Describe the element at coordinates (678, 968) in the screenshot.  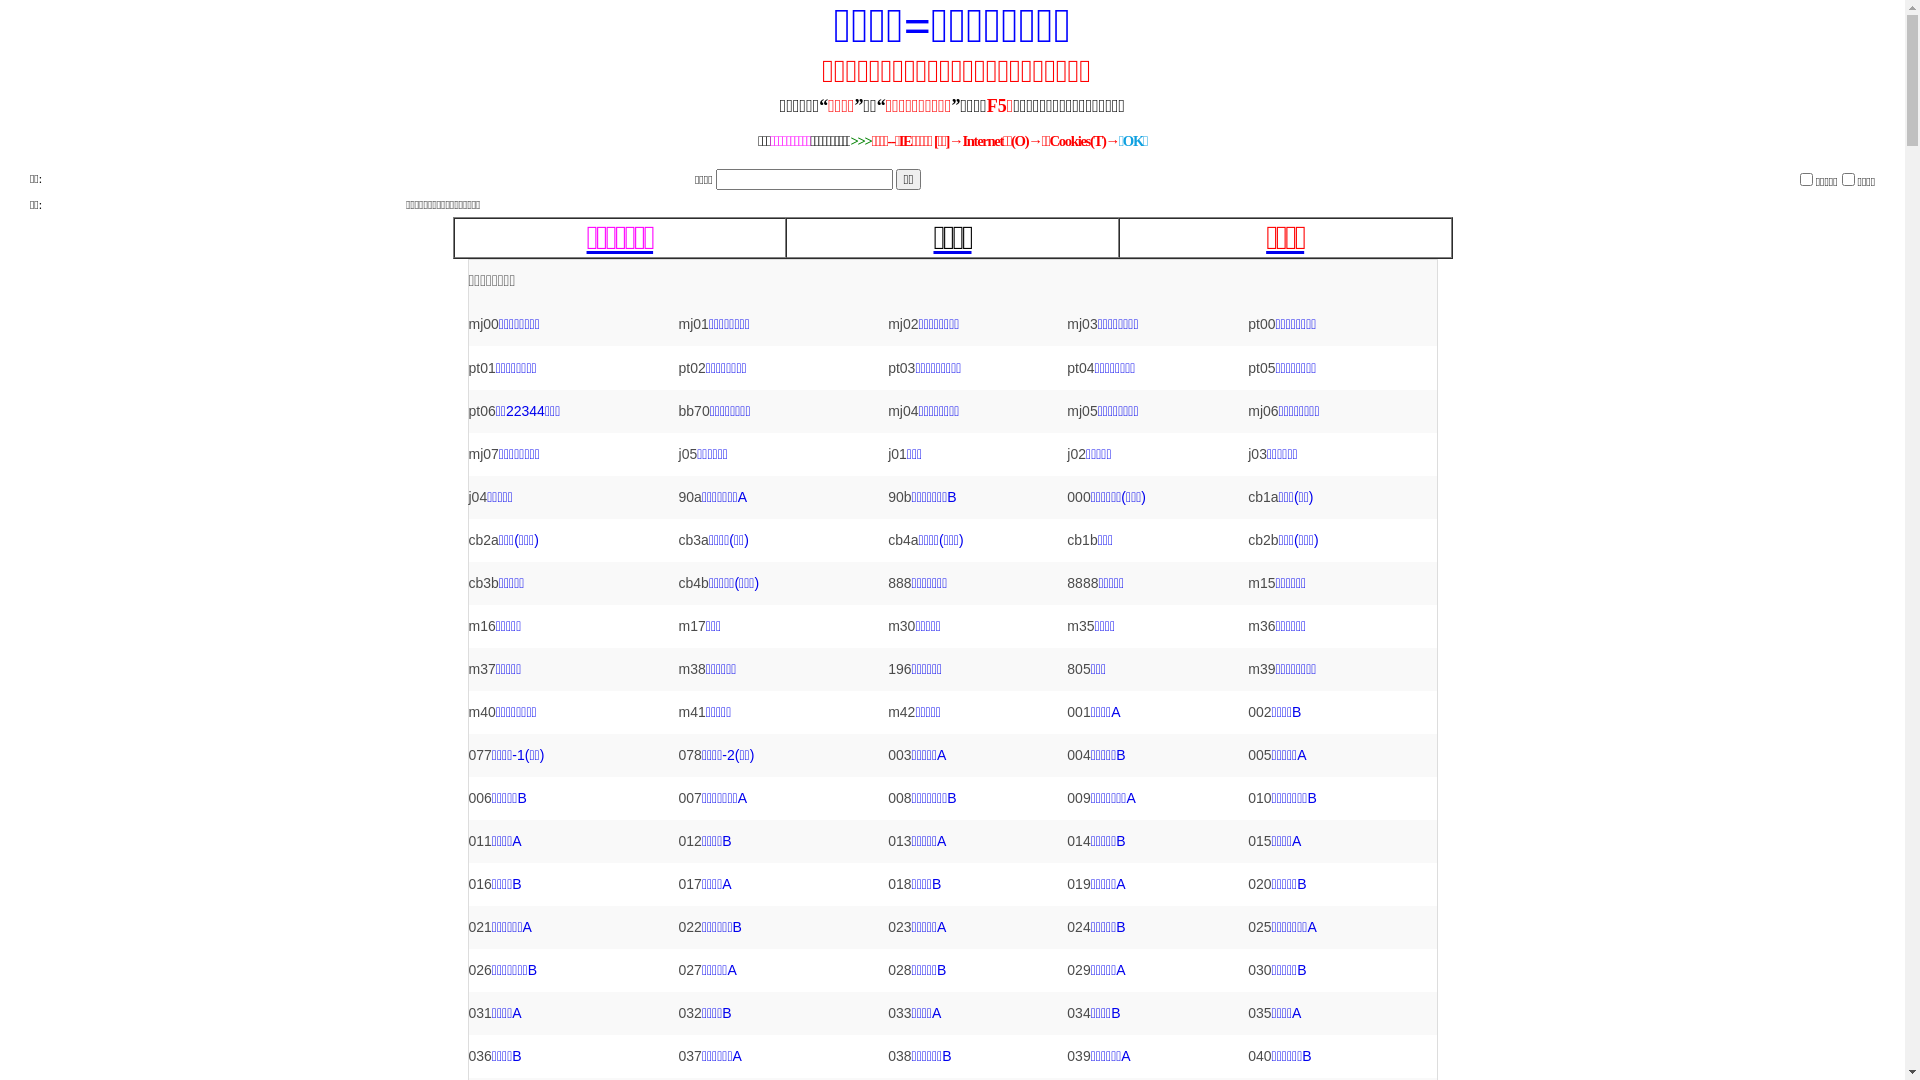
I see `'027'` at that location.